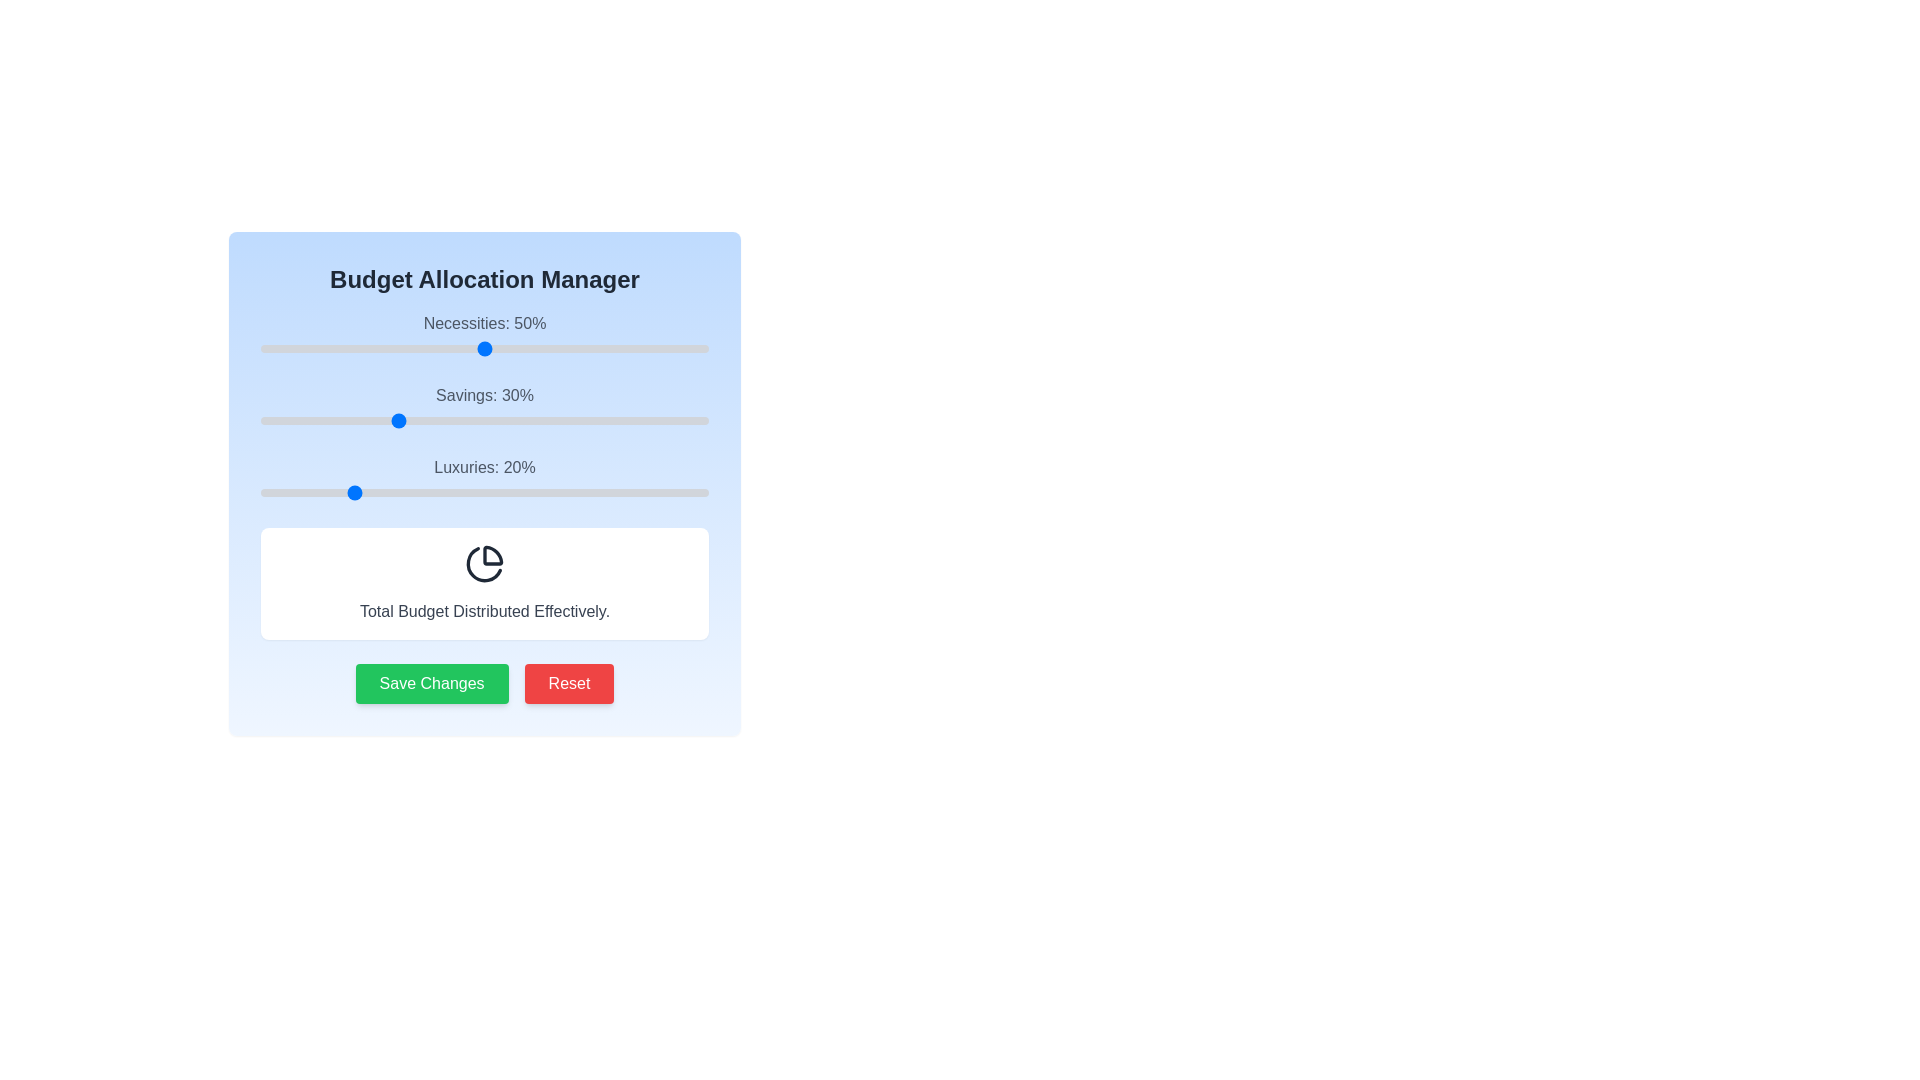  I want to click on the savings percentage, so click(655, 419).